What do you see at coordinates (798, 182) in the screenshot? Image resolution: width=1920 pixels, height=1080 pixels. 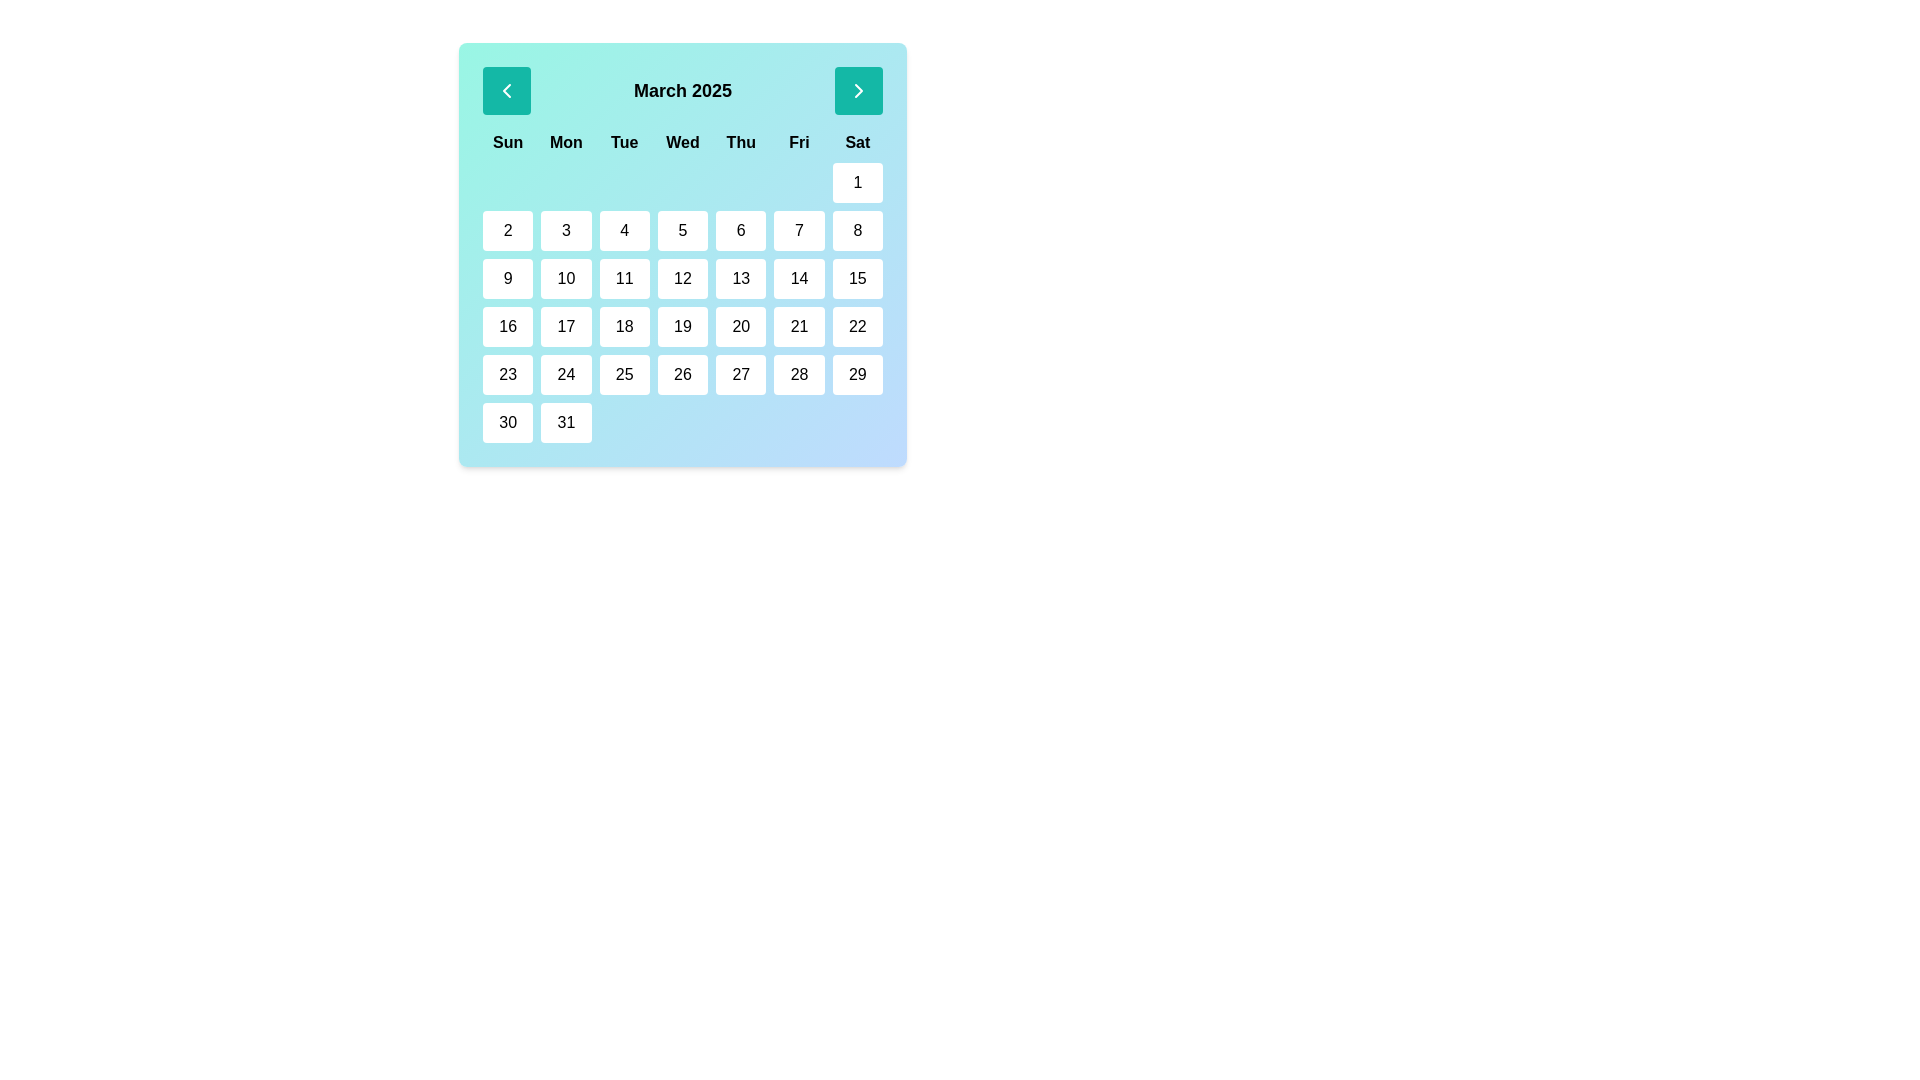 I see `the non-interactive placeholder or blank grid cell in the calendar, located at the sixth position in the first row, which aligns with Friday` at bounding box center [798, 182].